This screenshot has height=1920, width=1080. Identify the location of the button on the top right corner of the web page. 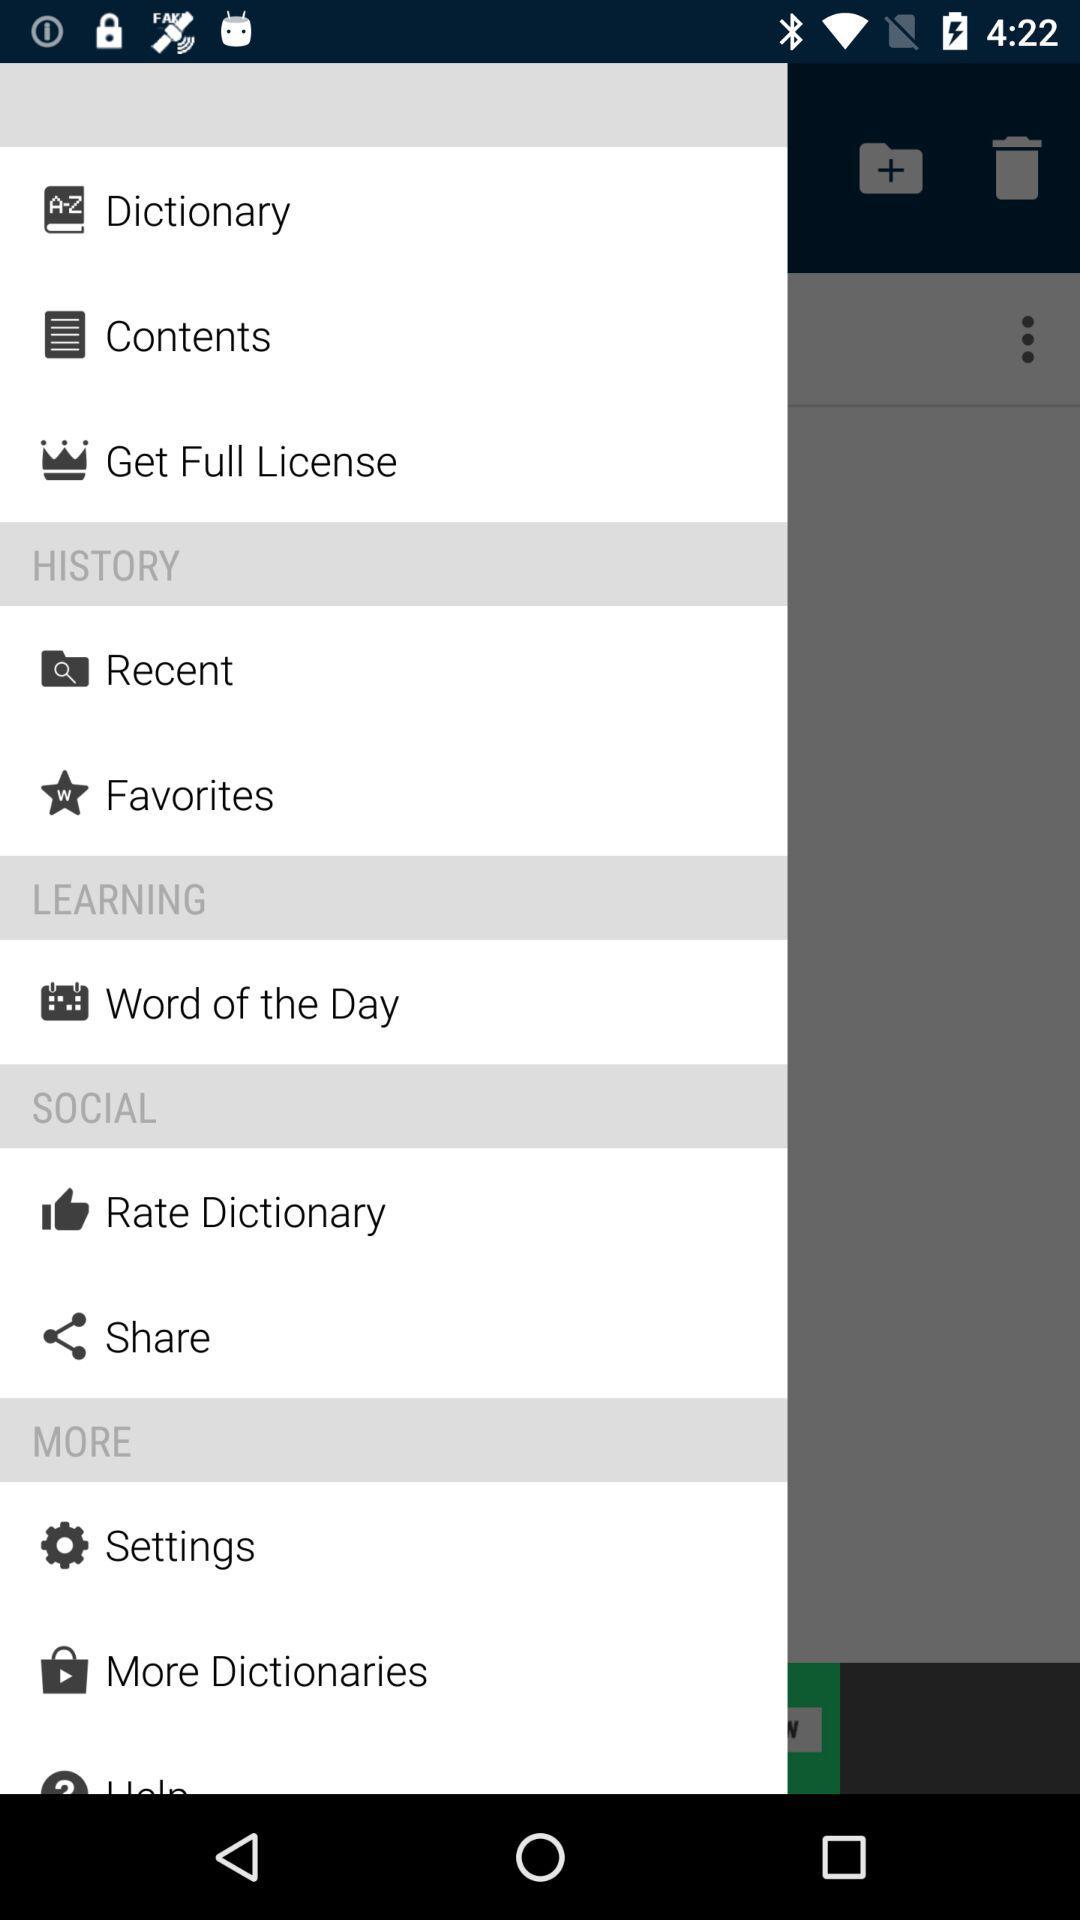
(1017, 168).